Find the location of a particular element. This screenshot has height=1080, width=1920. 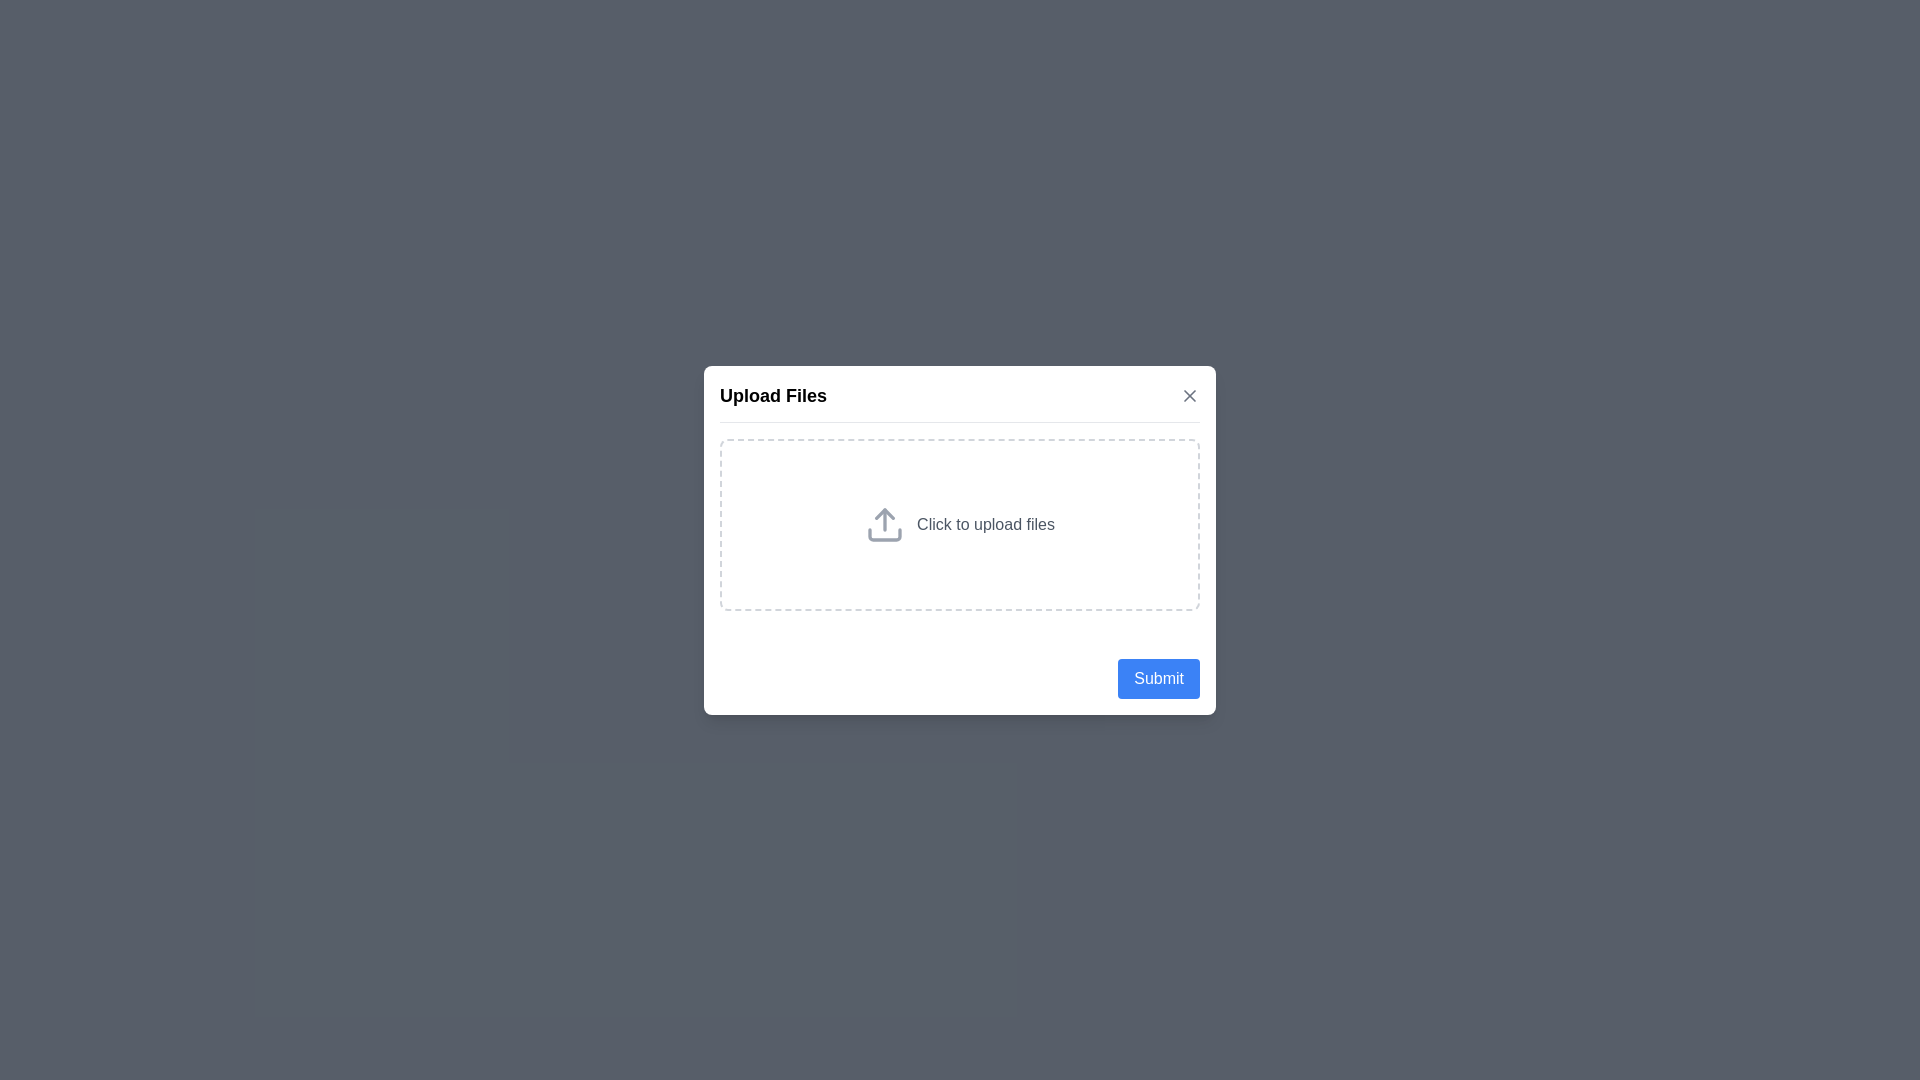

submit button to submit the uploaded files is located at coordinates (1158, 677).